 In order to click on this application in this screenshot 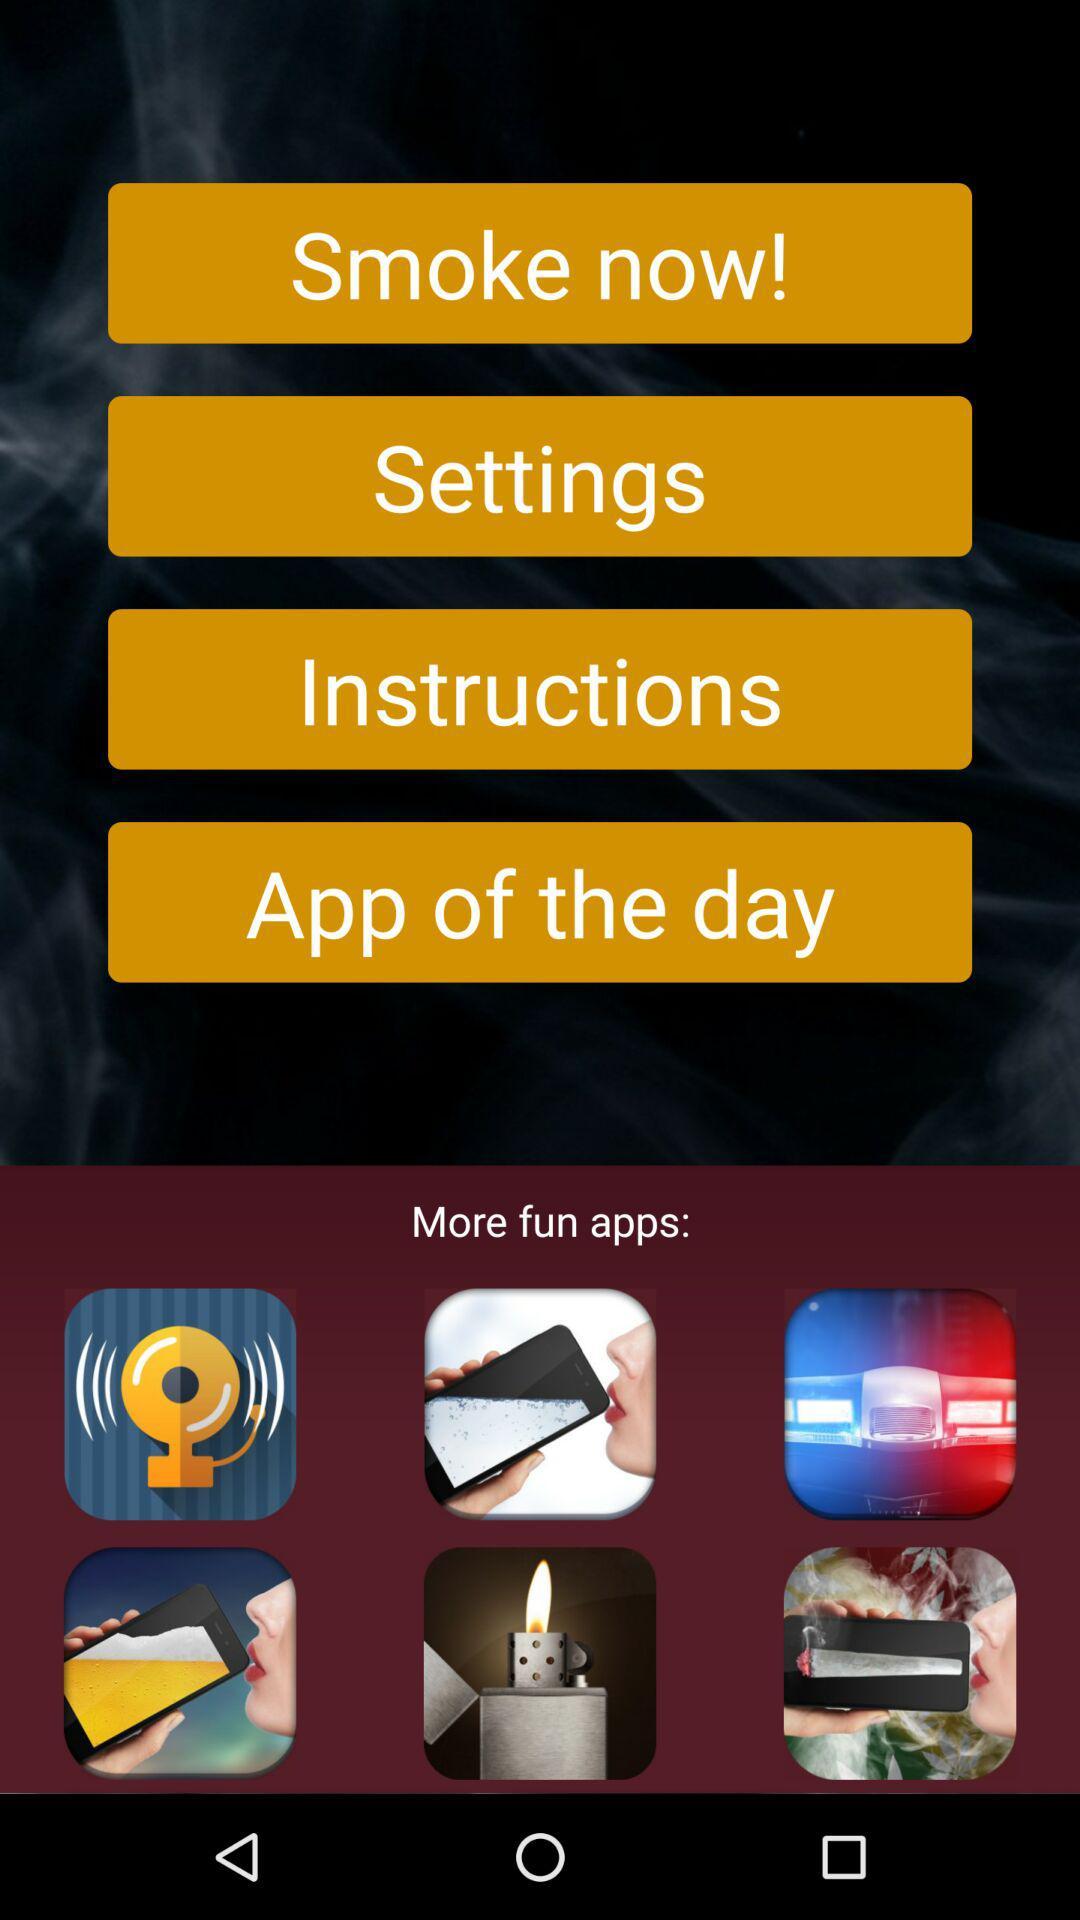, I will do `click(540, 1403)`.